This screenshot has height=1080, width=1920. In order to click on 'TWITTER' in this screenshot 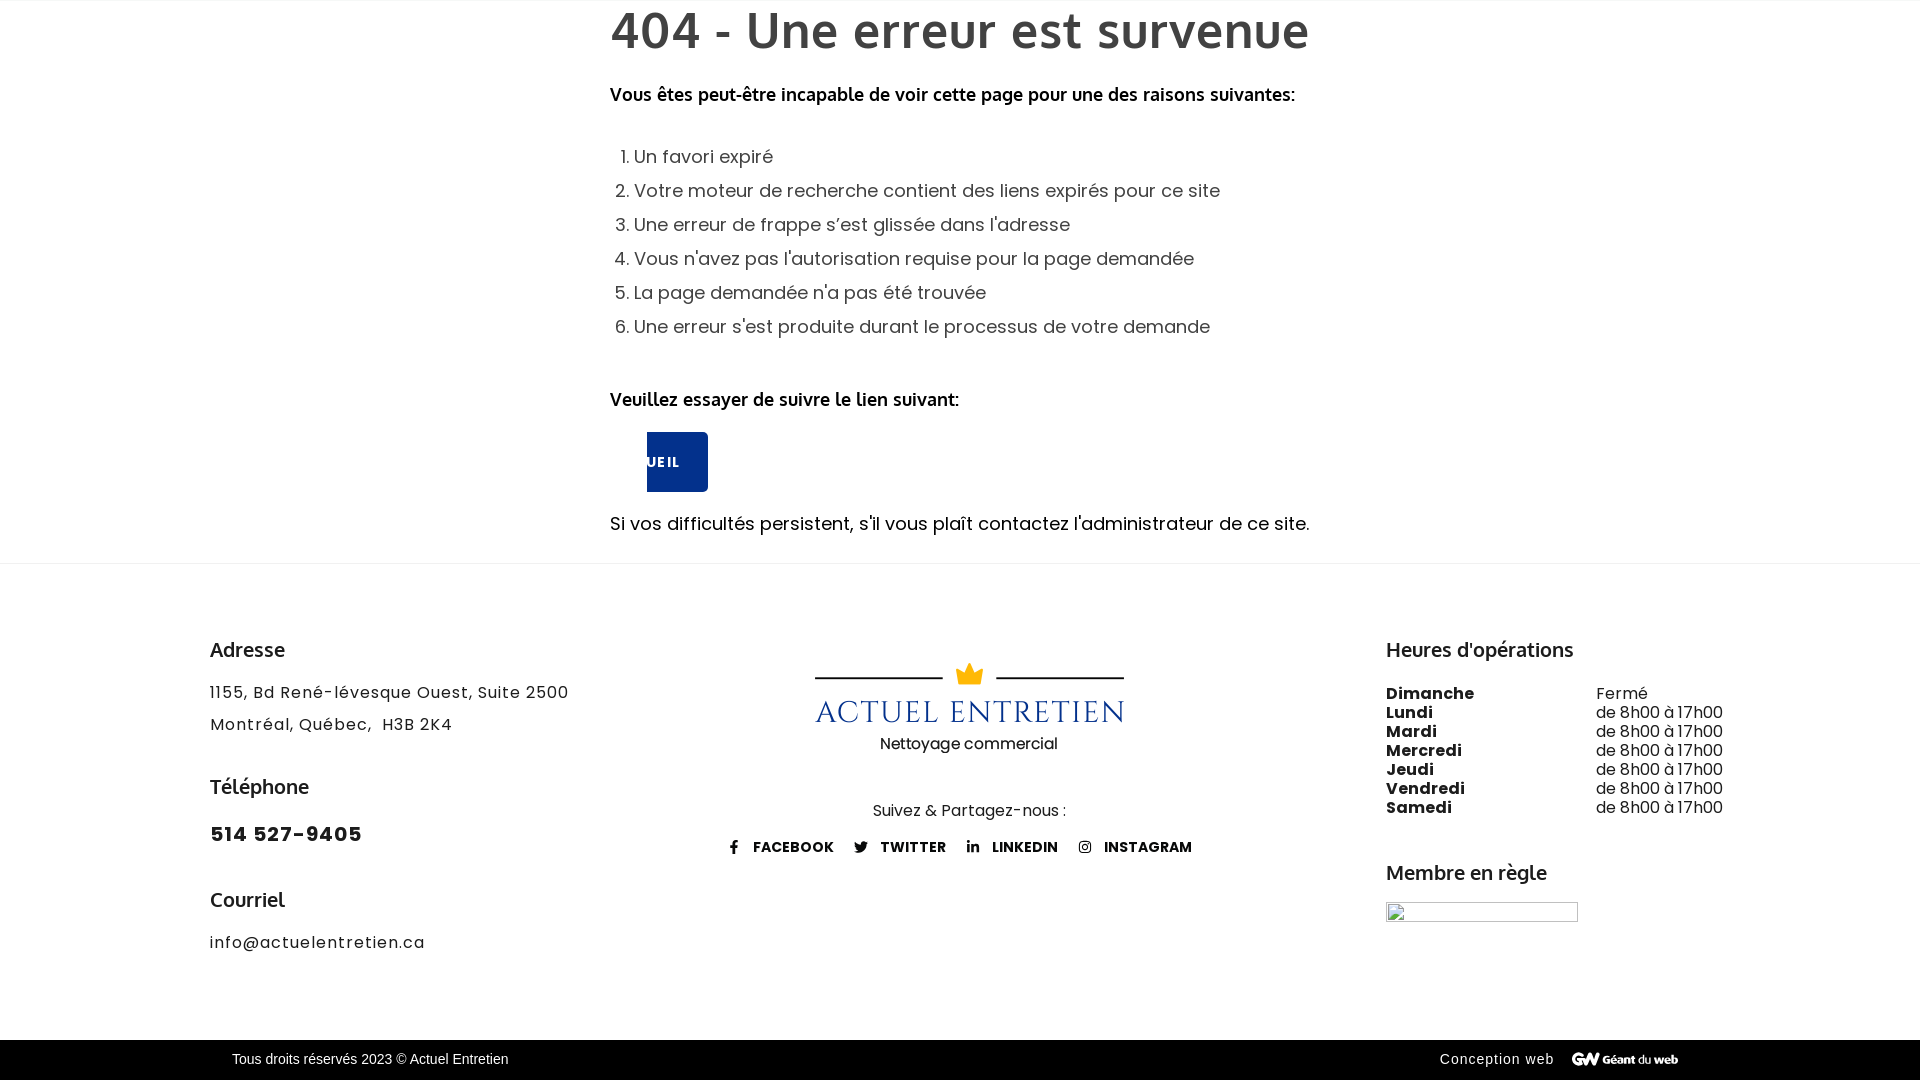, I will do `click(899, 848)`.